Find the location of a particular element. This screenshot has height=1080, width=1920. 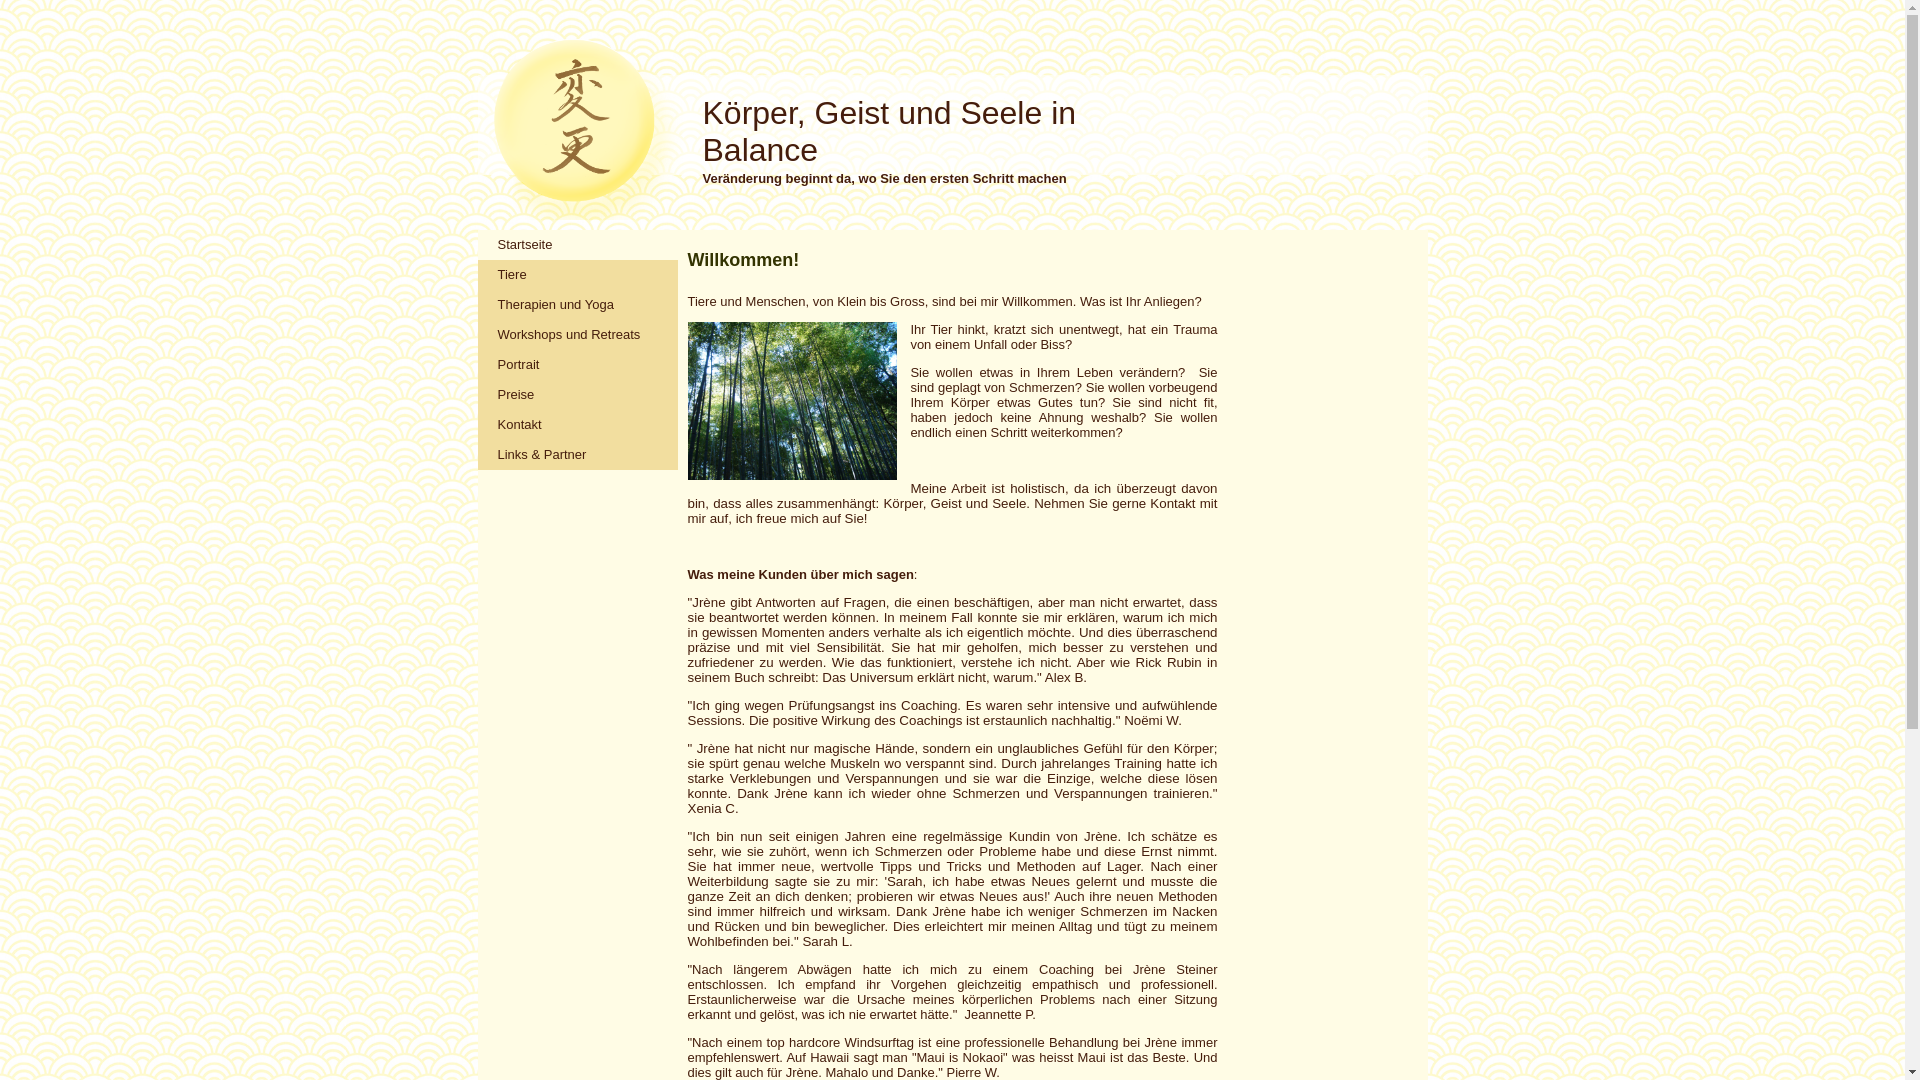

'Startseite' is located at coordinates (477, 244).